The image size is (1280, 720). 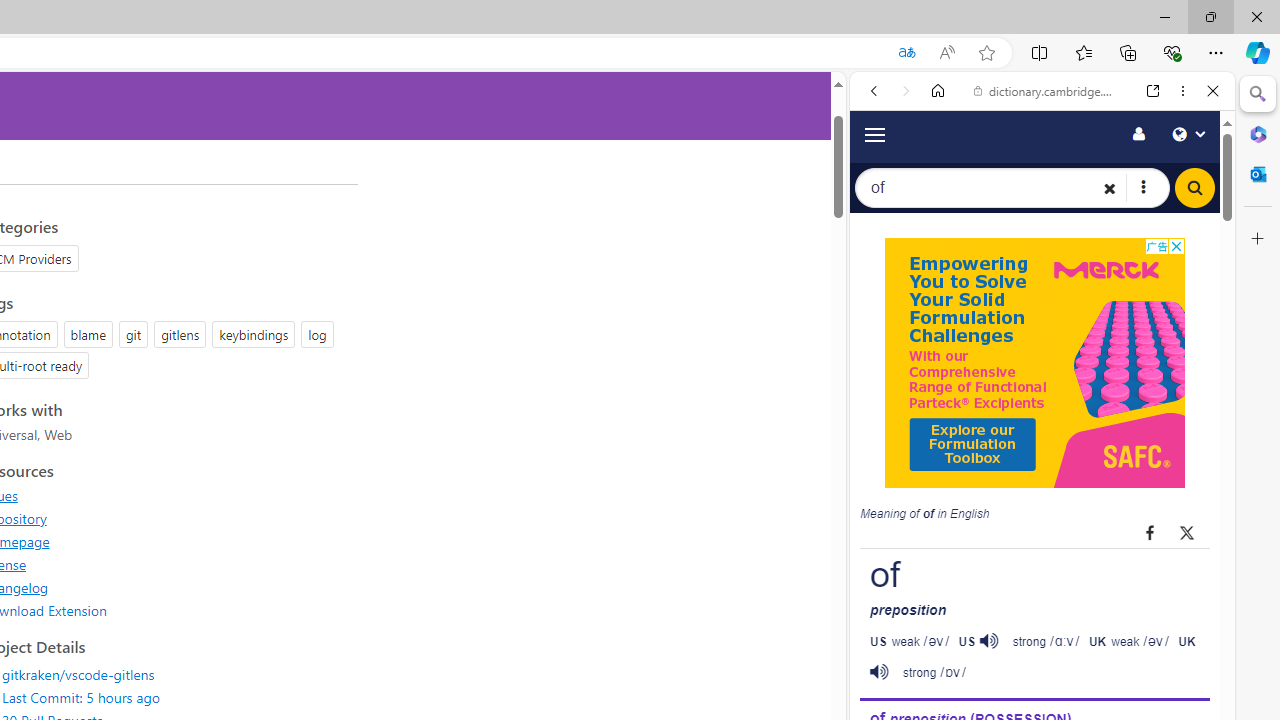 I want to click on 'Choose a dictionary', so click(x=1143, y=188).